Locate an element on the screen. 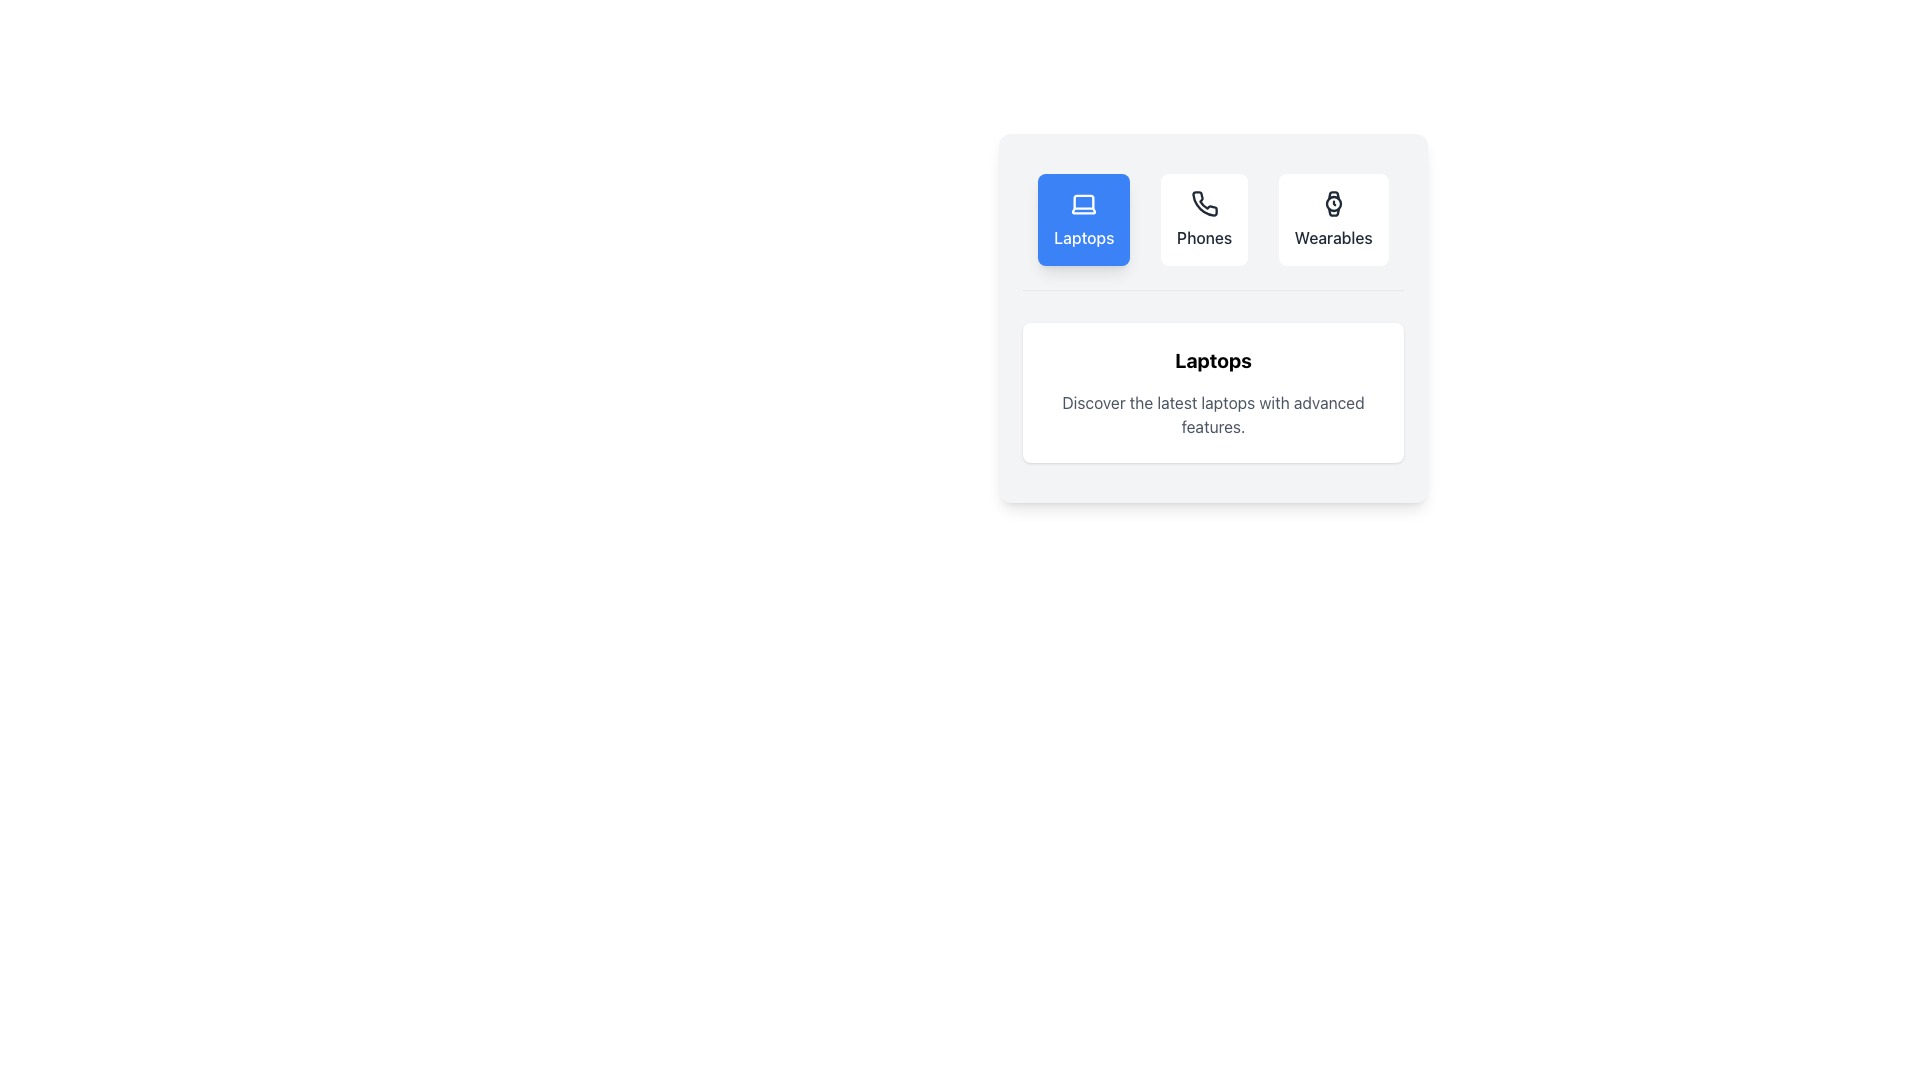 Image resolution: width=1920 pixels, height=1080 pixels. the laptop icon, which is the first icon in the 'Laptops' button within the horizontal icon menu at the top left of the card-like interface is located at coordinates (1083, 204).